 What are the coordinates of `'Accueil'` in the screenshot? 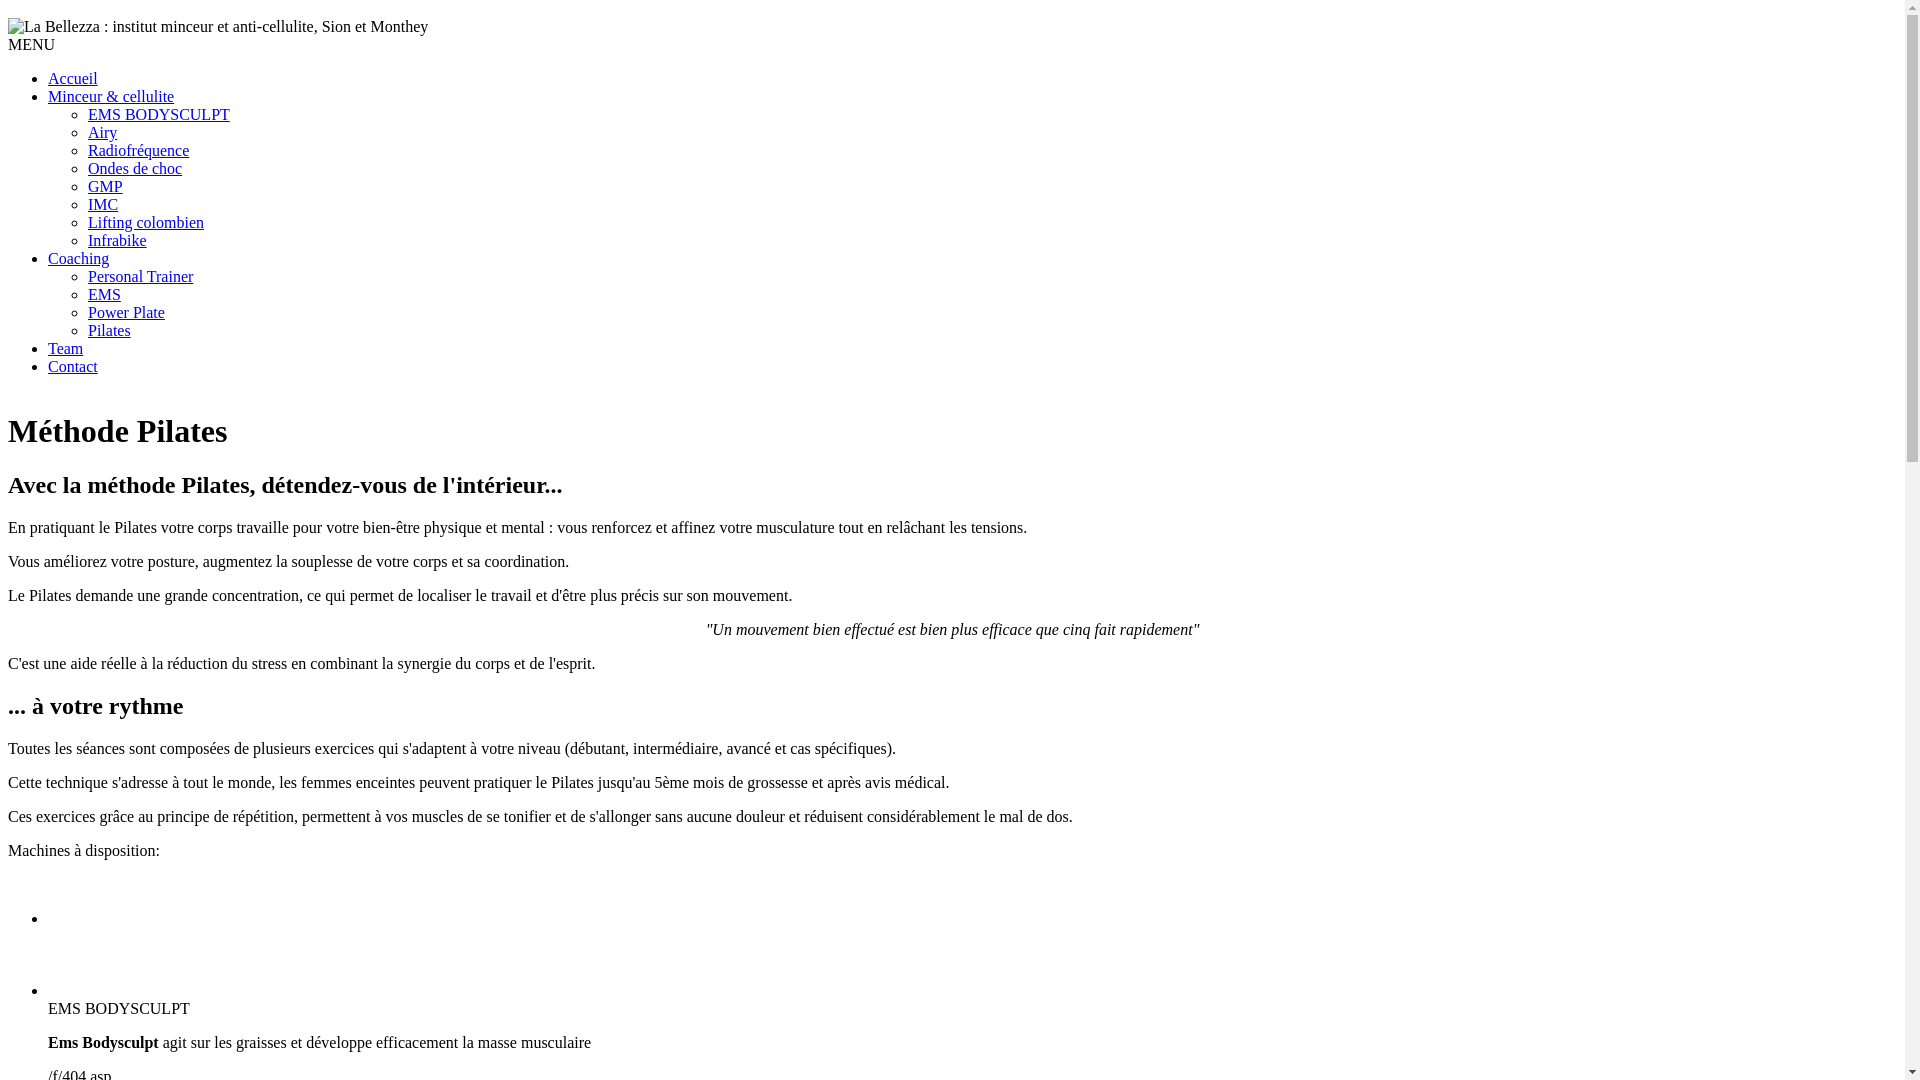 It's located at (72, 77).